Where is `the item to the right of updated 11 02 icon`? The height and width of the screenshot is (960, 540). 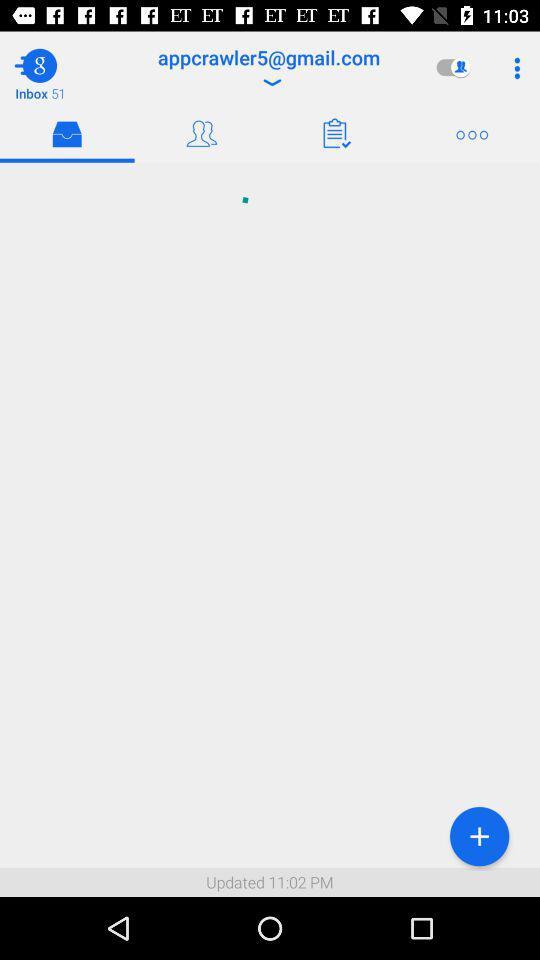 the item to the right of updated 11 02 icon is located at coordinates (478, 836).